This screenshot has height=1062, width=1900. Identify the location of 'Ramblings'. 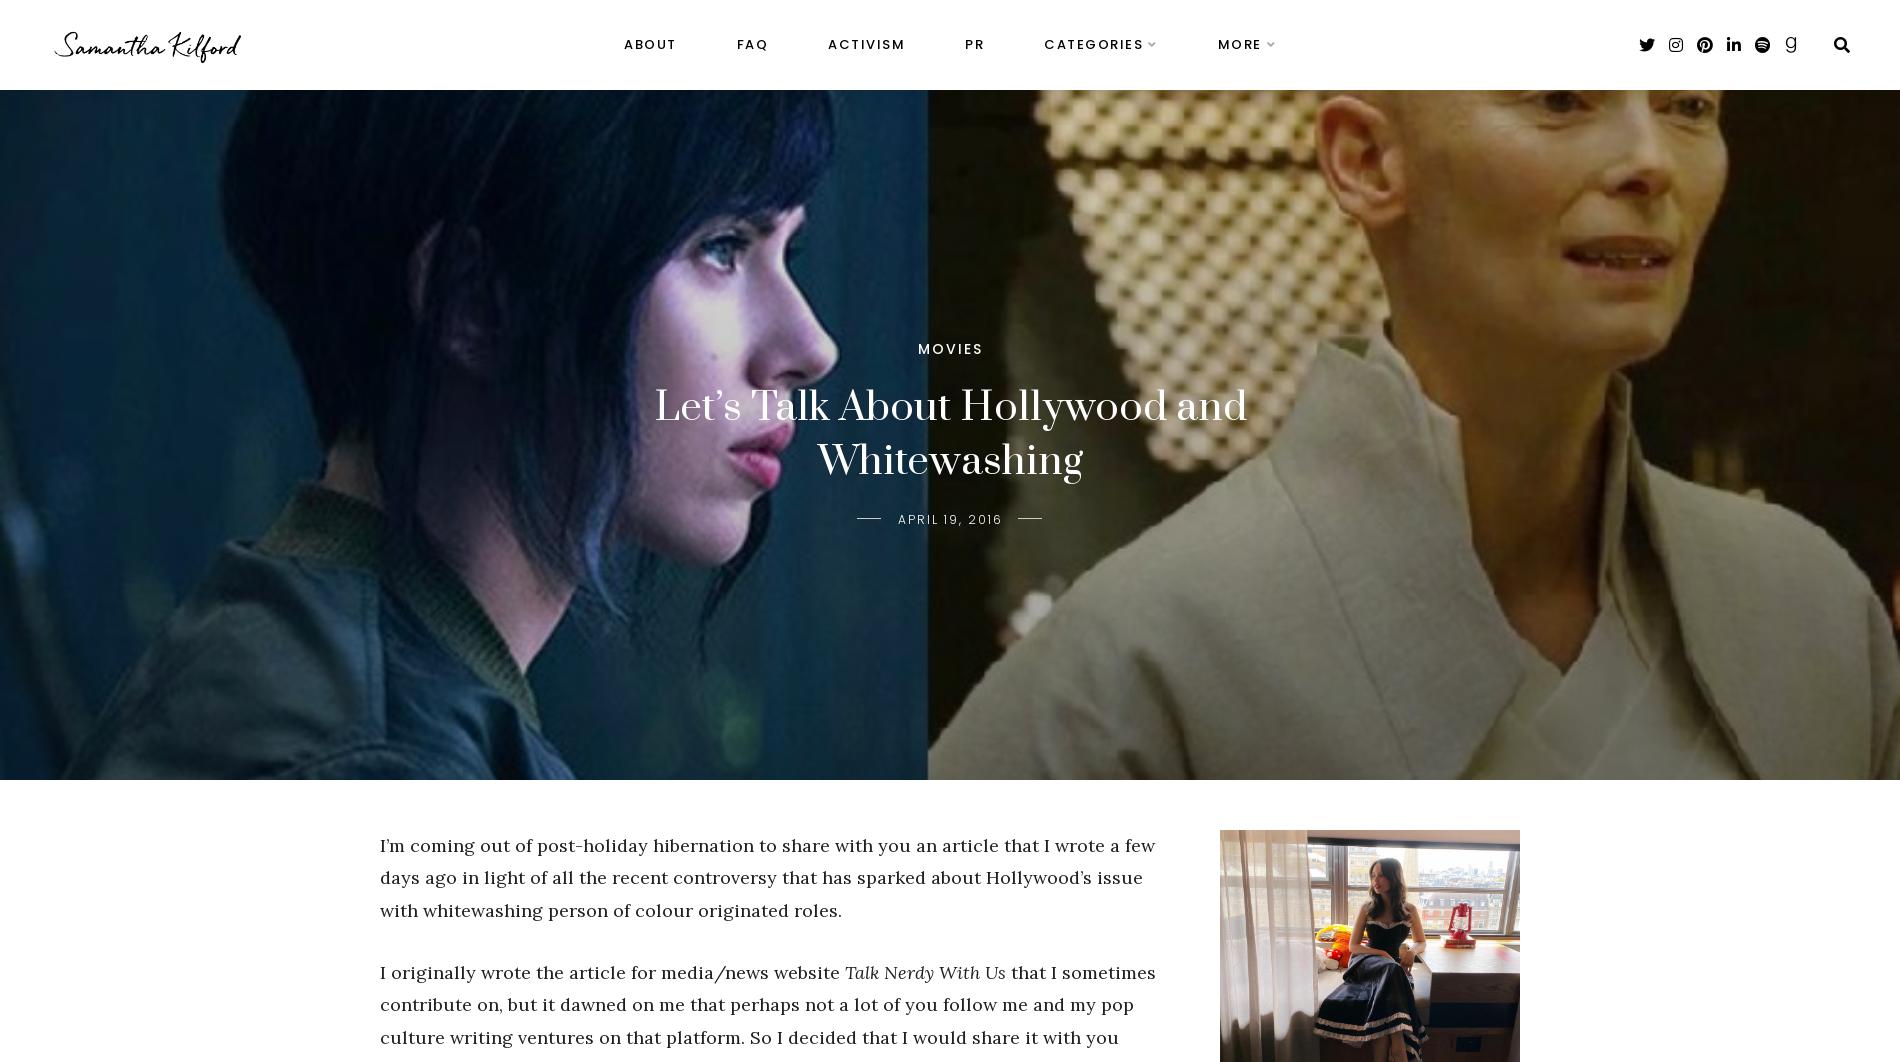
(1080, 189).